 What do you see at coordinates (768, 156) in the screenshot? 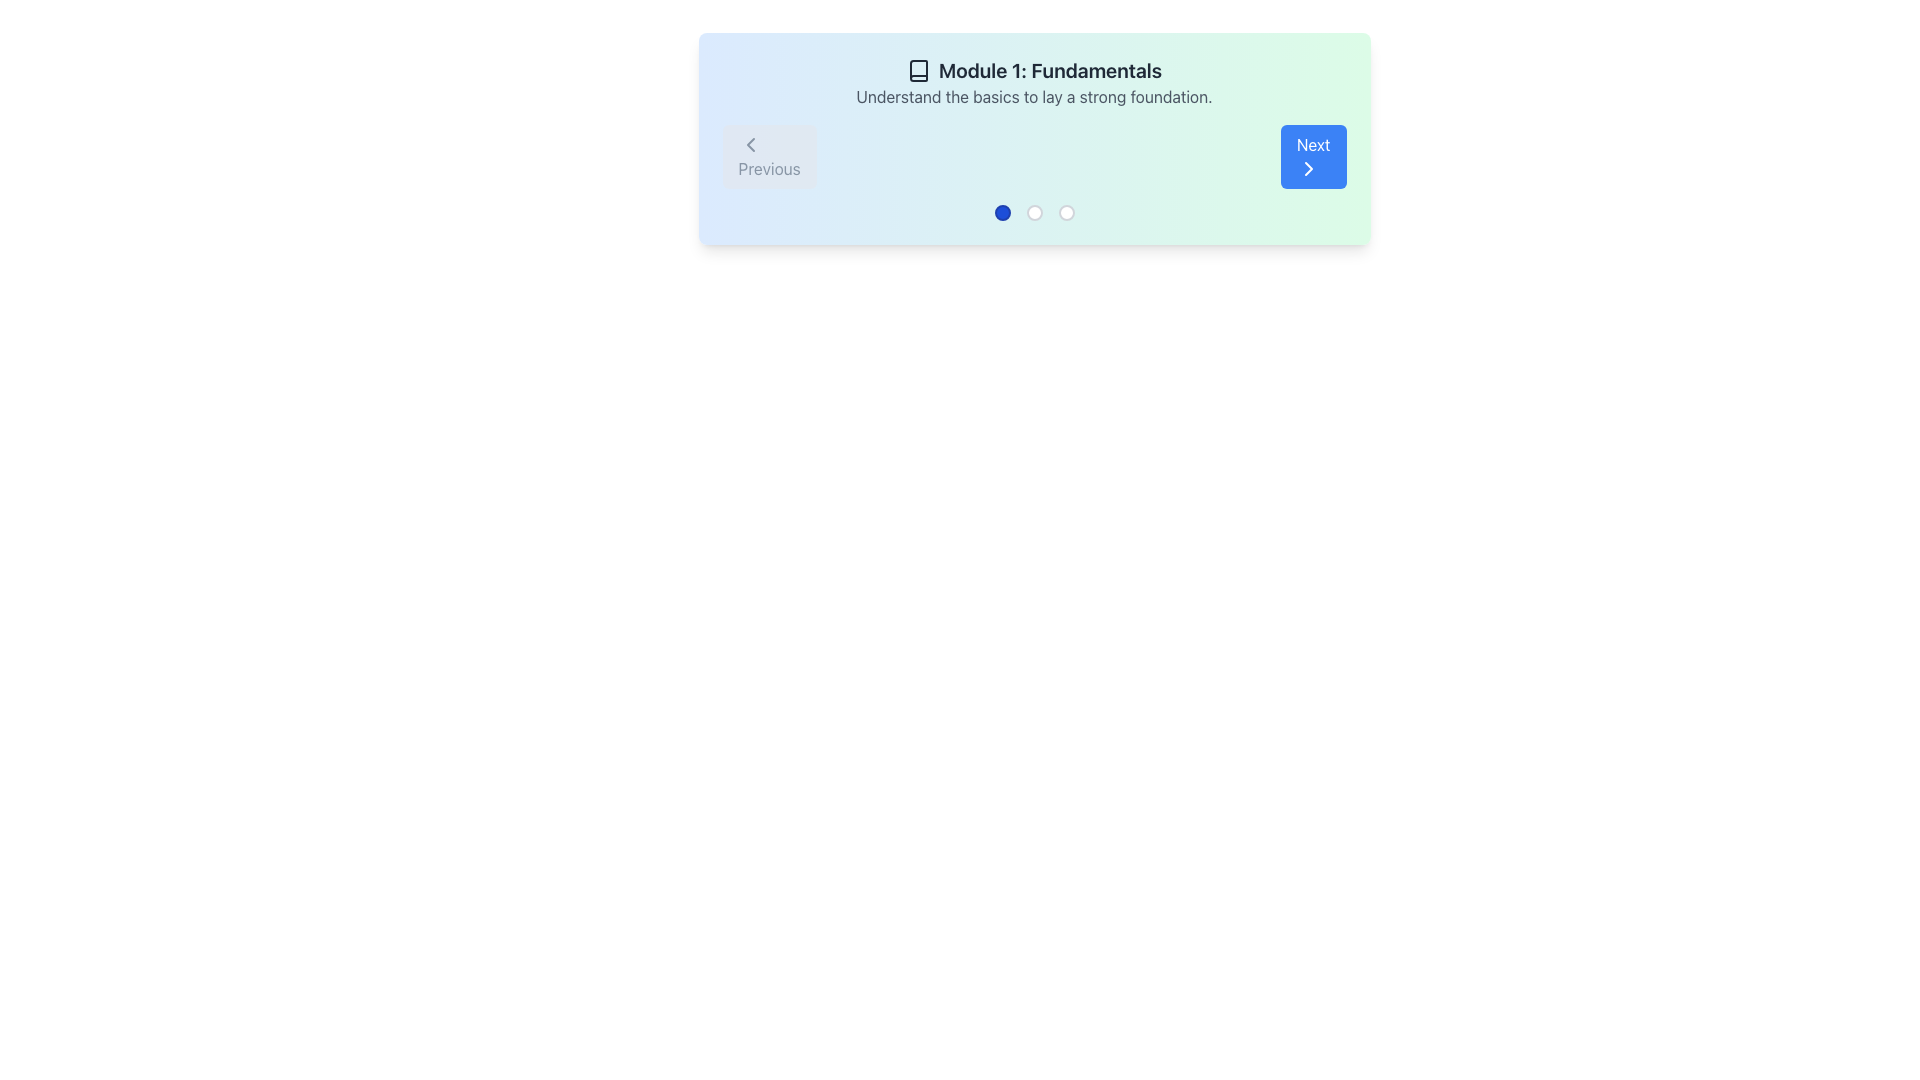
I see `'Previous' button, which is a rectangular button with a gray background and an arrow icon pointing left, for accessibility properties` at bounding box center [768, 156].